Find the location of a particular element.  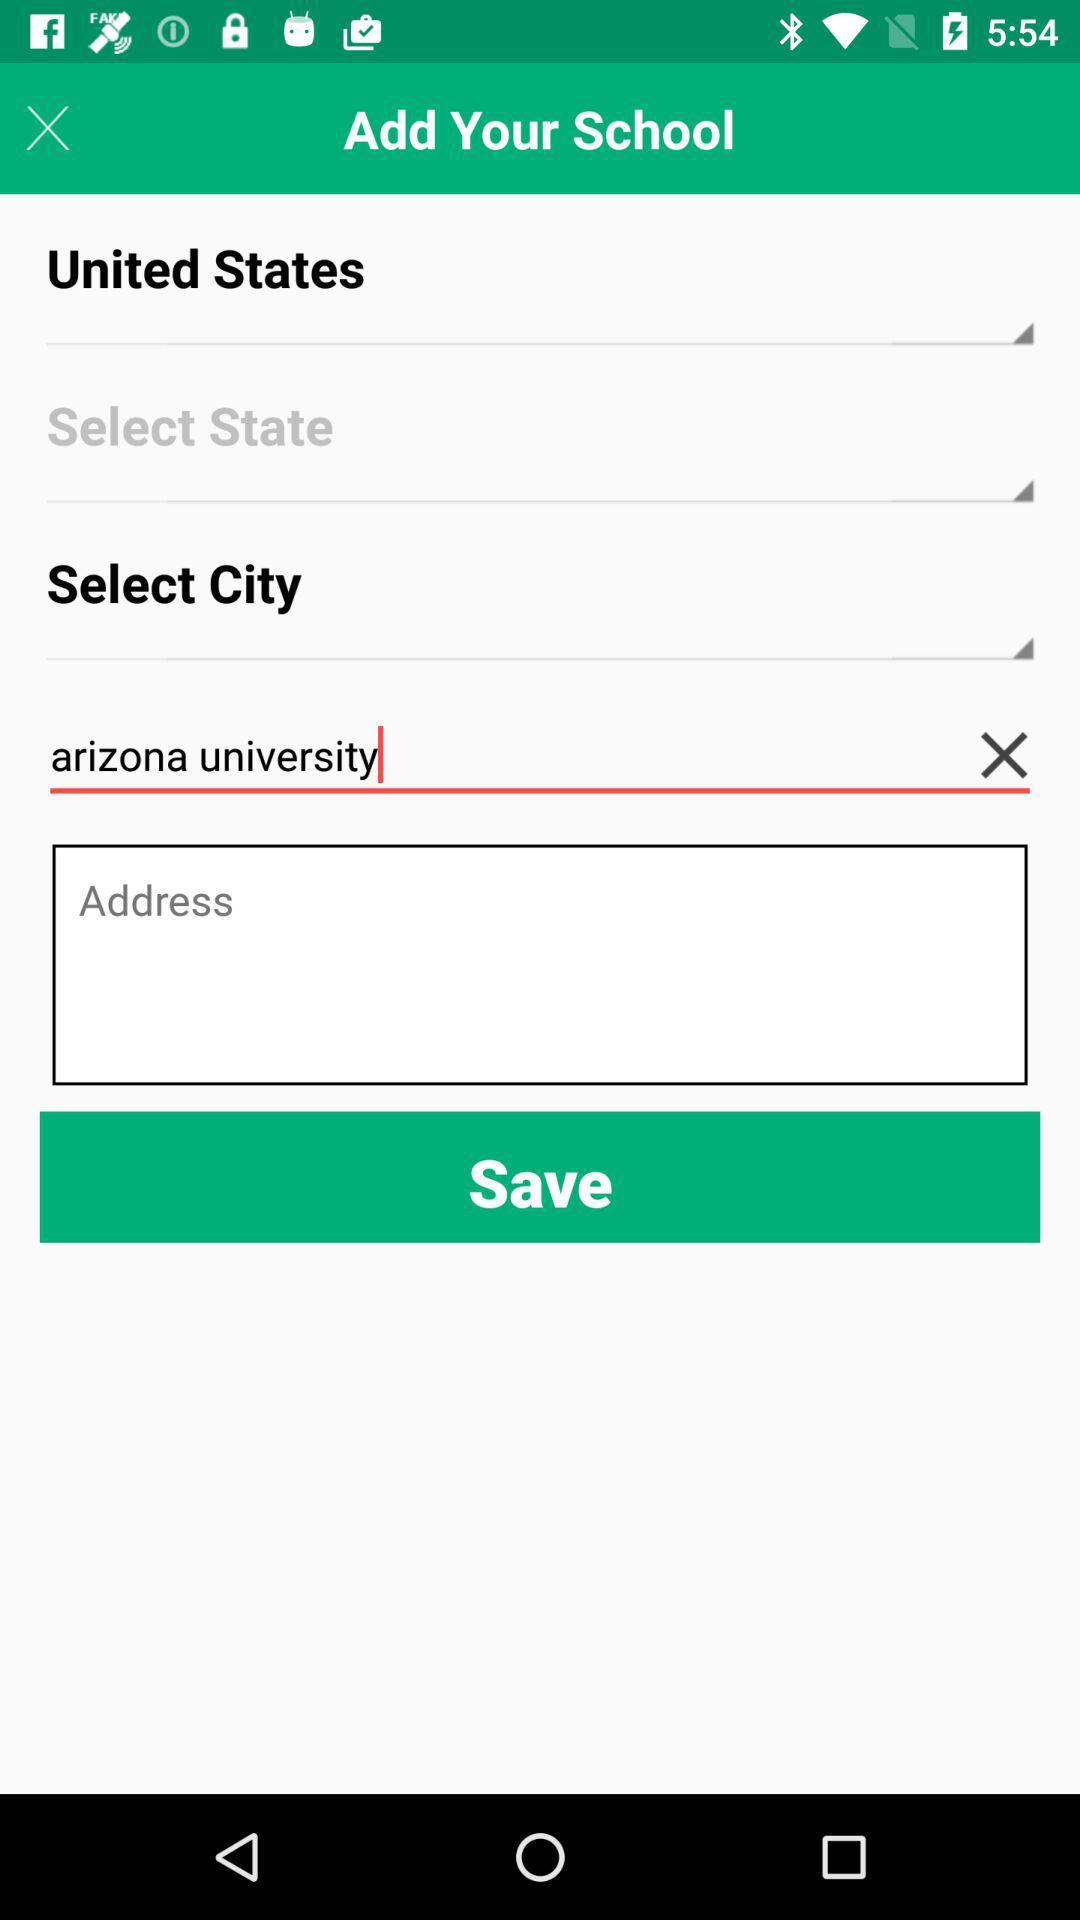

the save icon is located at coordinates (540, 1177).